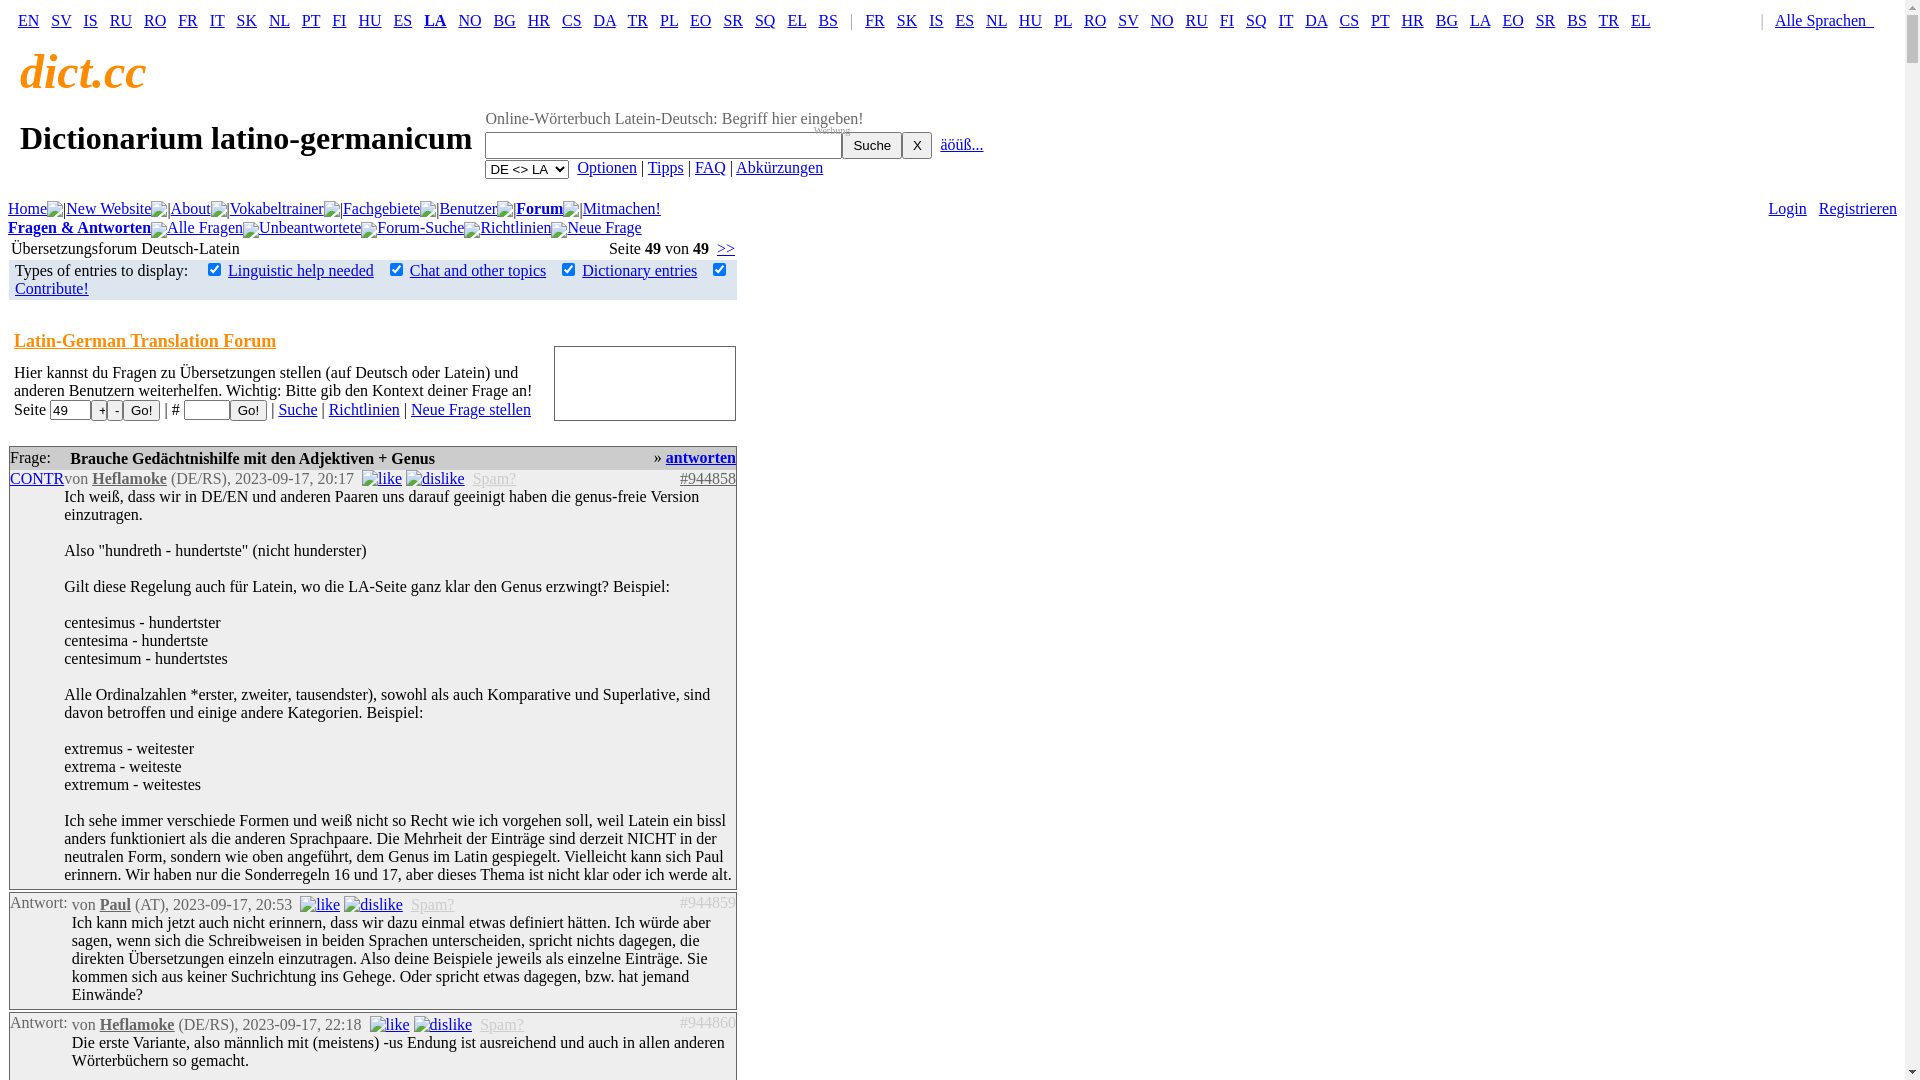 Image resolution: width=1920 pixels, height=1080 pixels. Describe the element at coordinates (167, 226) in the screenshot. I see `'Alle Fragen'` at that location.